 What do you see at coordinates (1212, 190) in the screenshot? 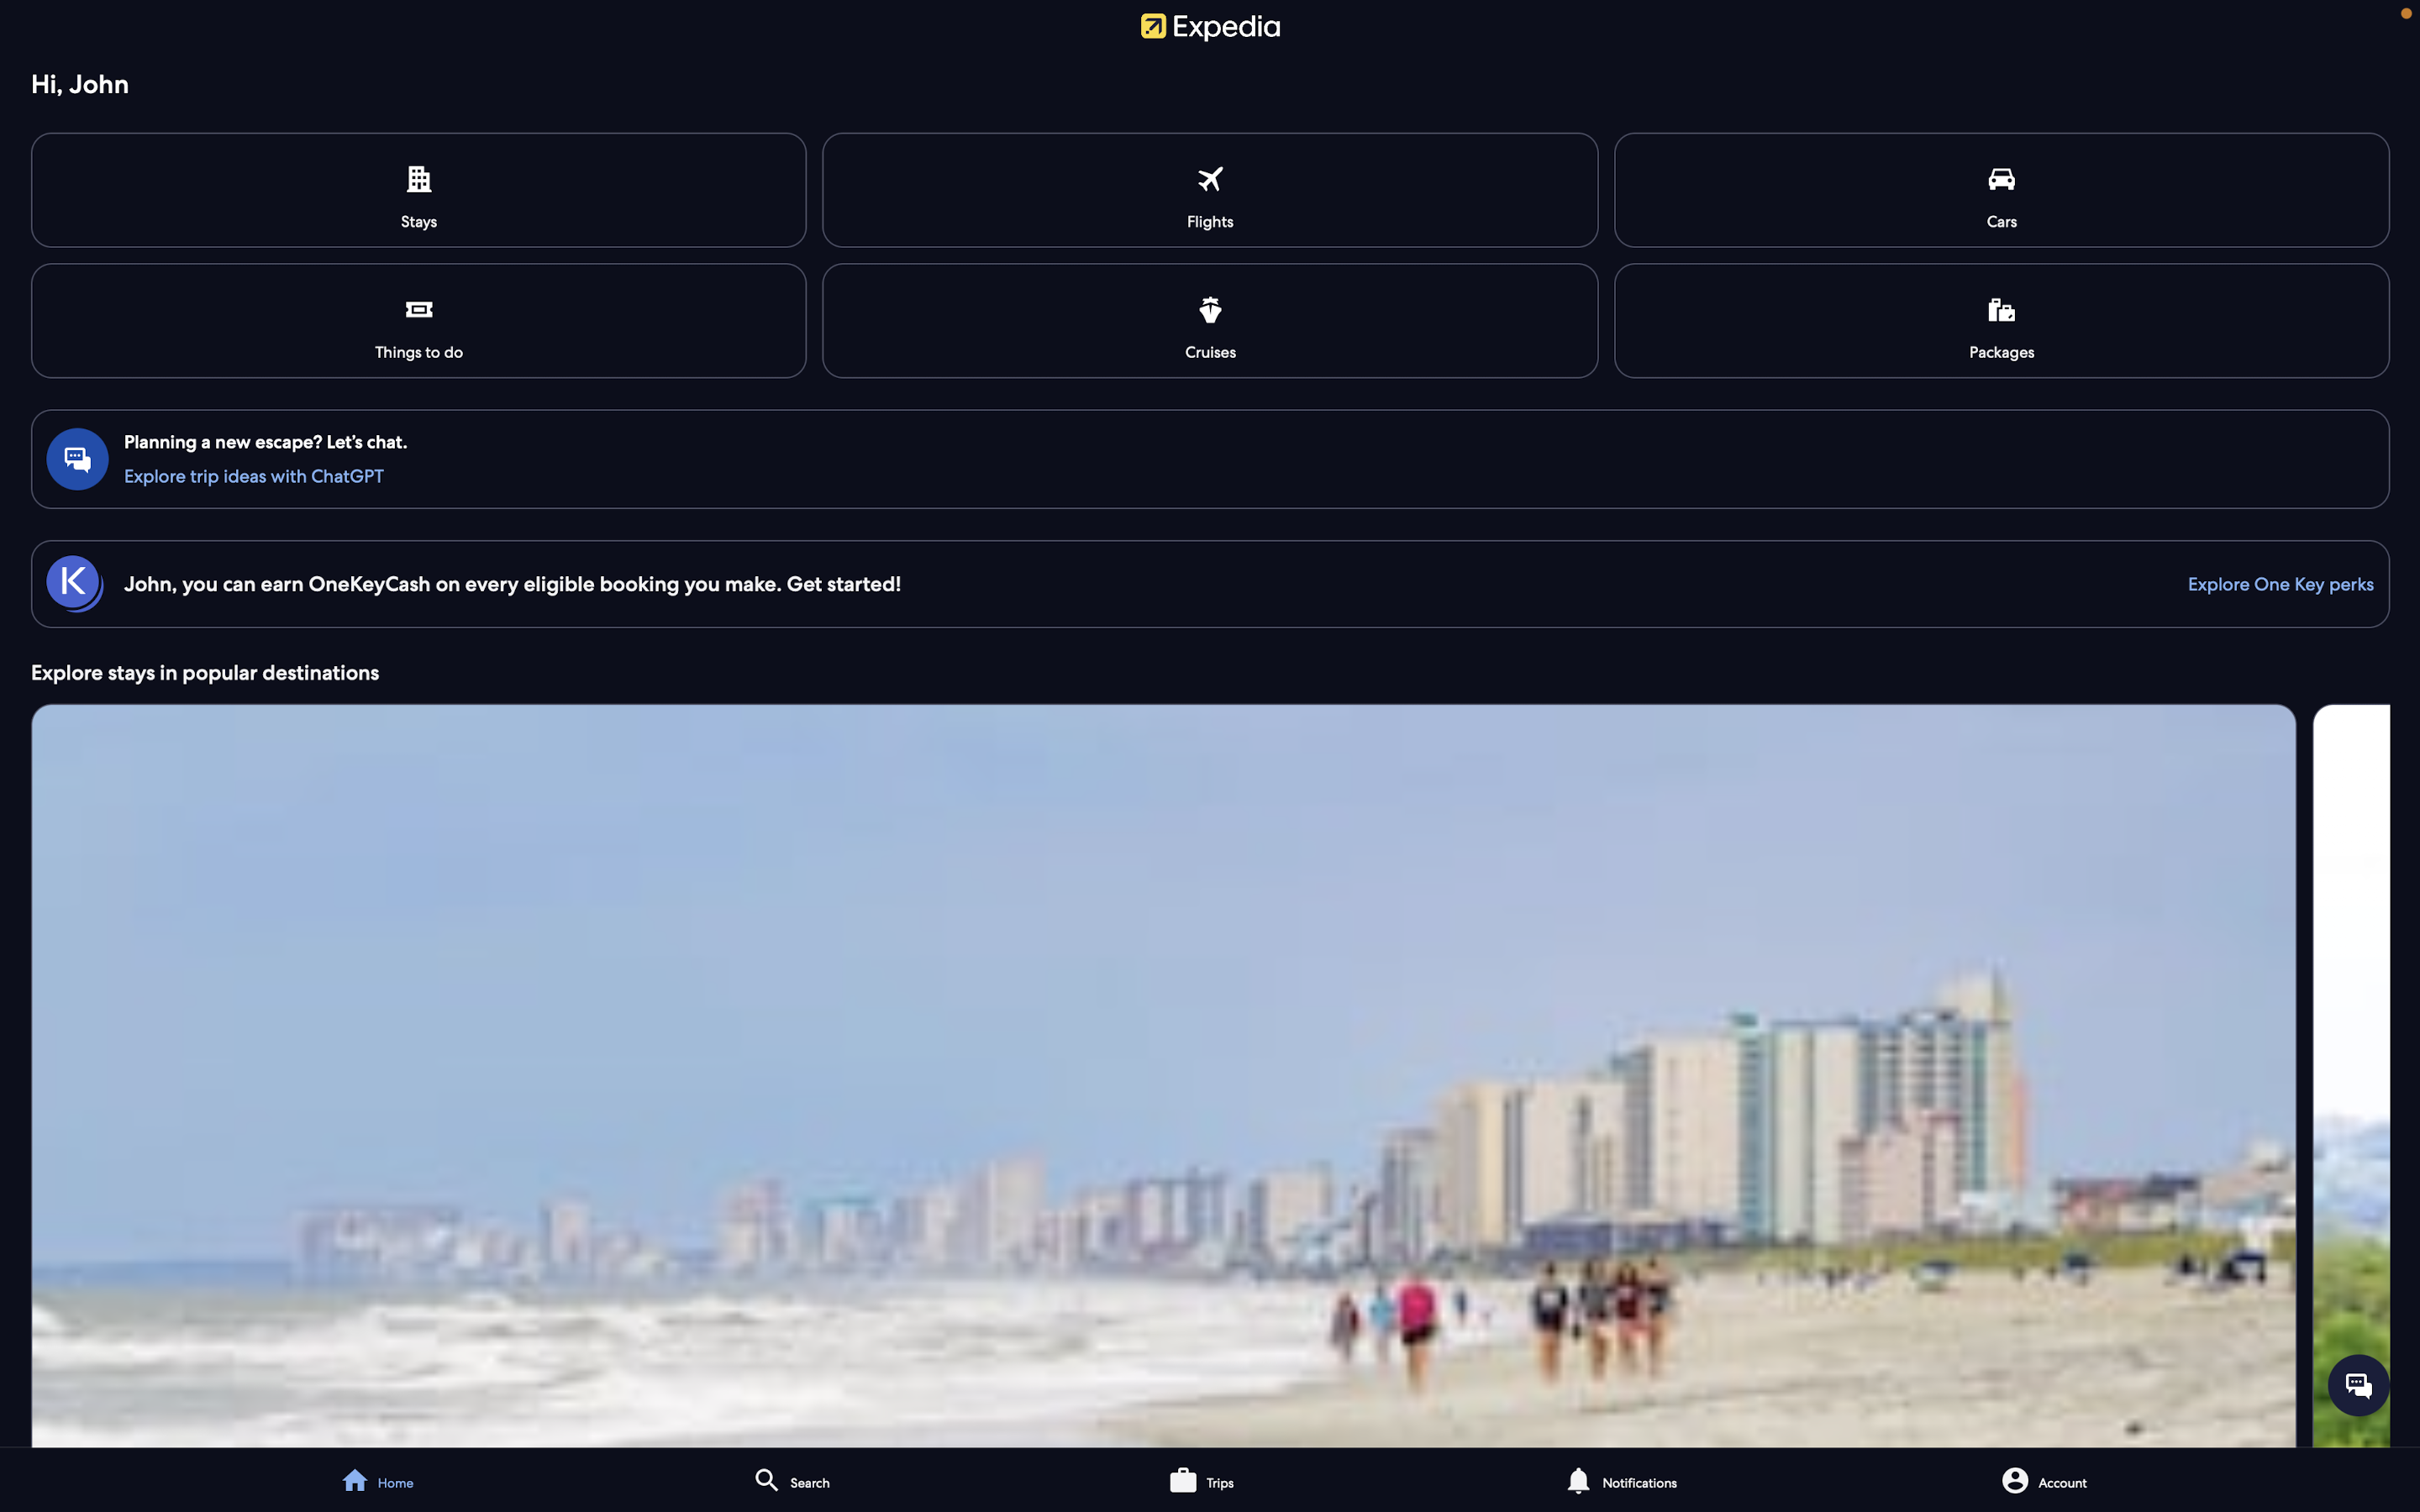
I see `Check the flights` at bounding box center [1212, 190].